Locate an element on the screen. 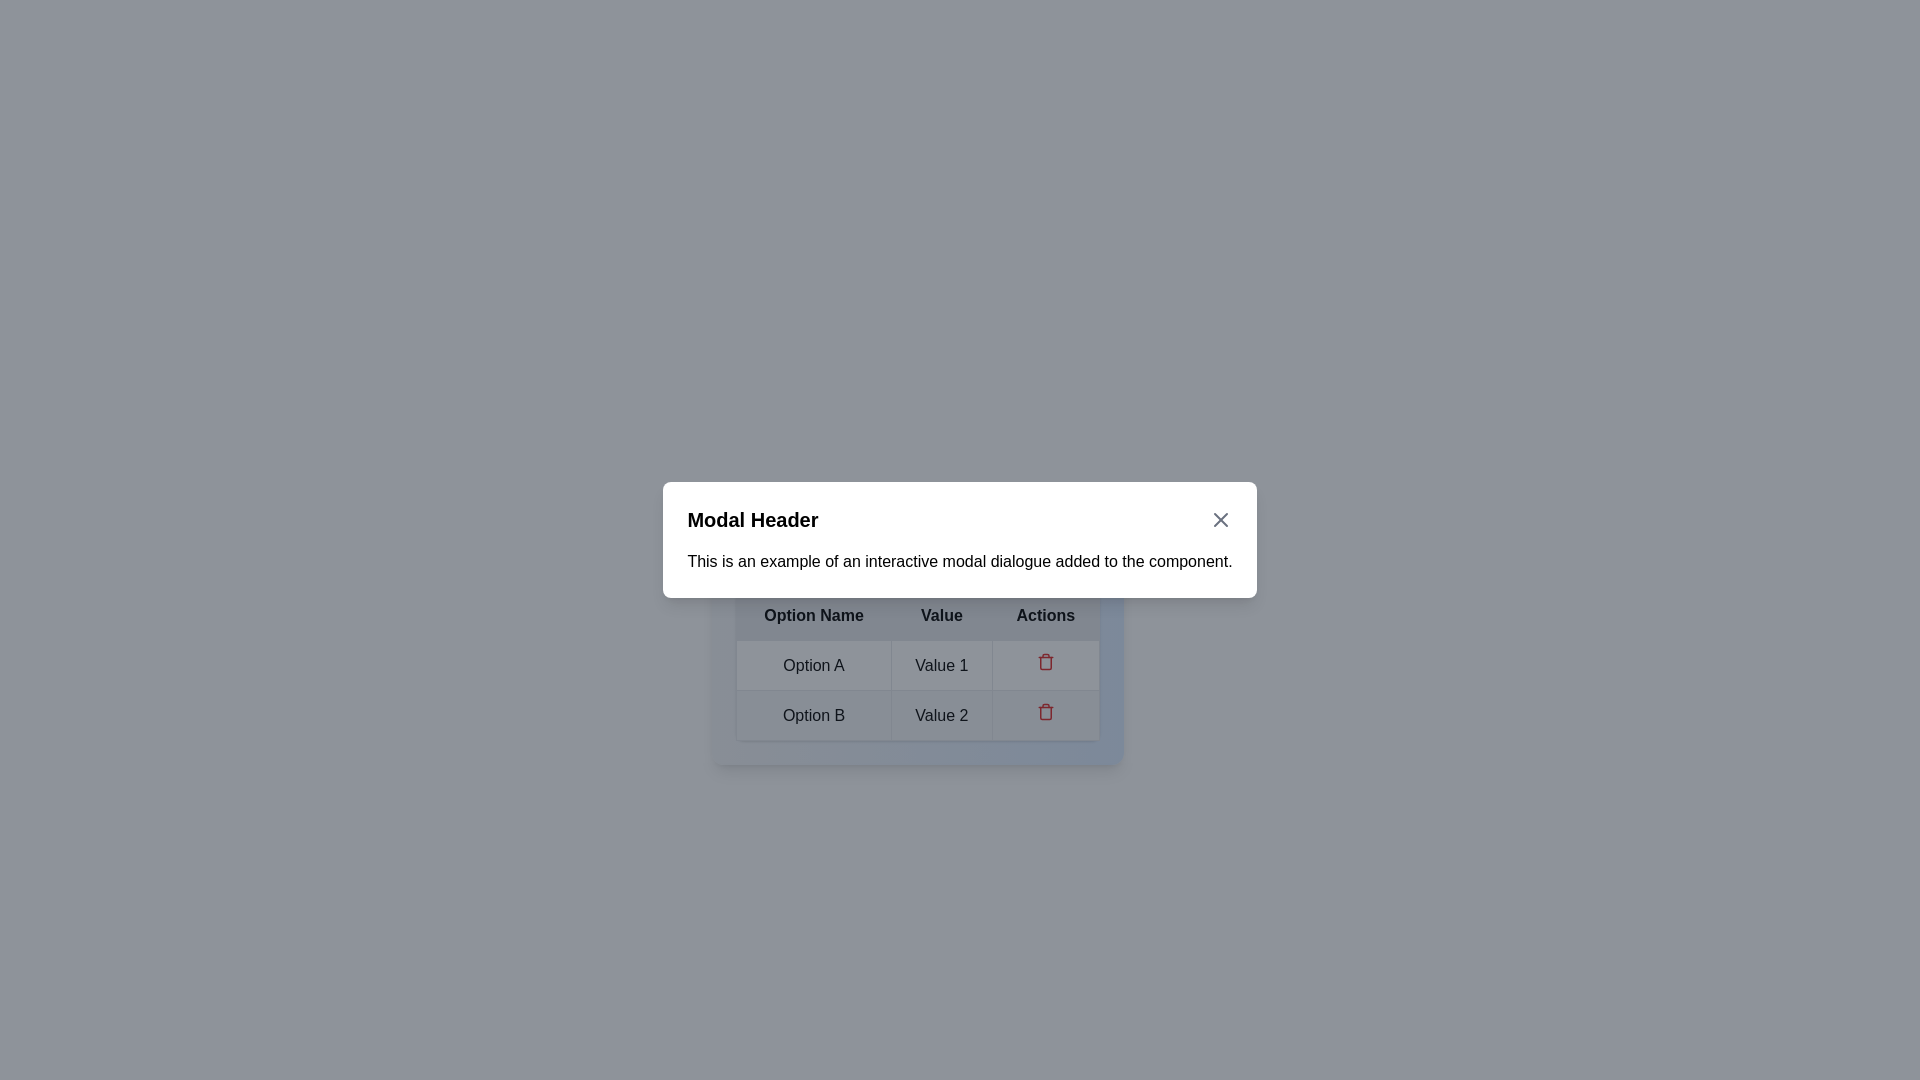 This screenshot has width=1920, height=1080. on the first row of the table in the modal dialog that contains 'Option A' and 'Value 1' is located at coordinates (916, 664).